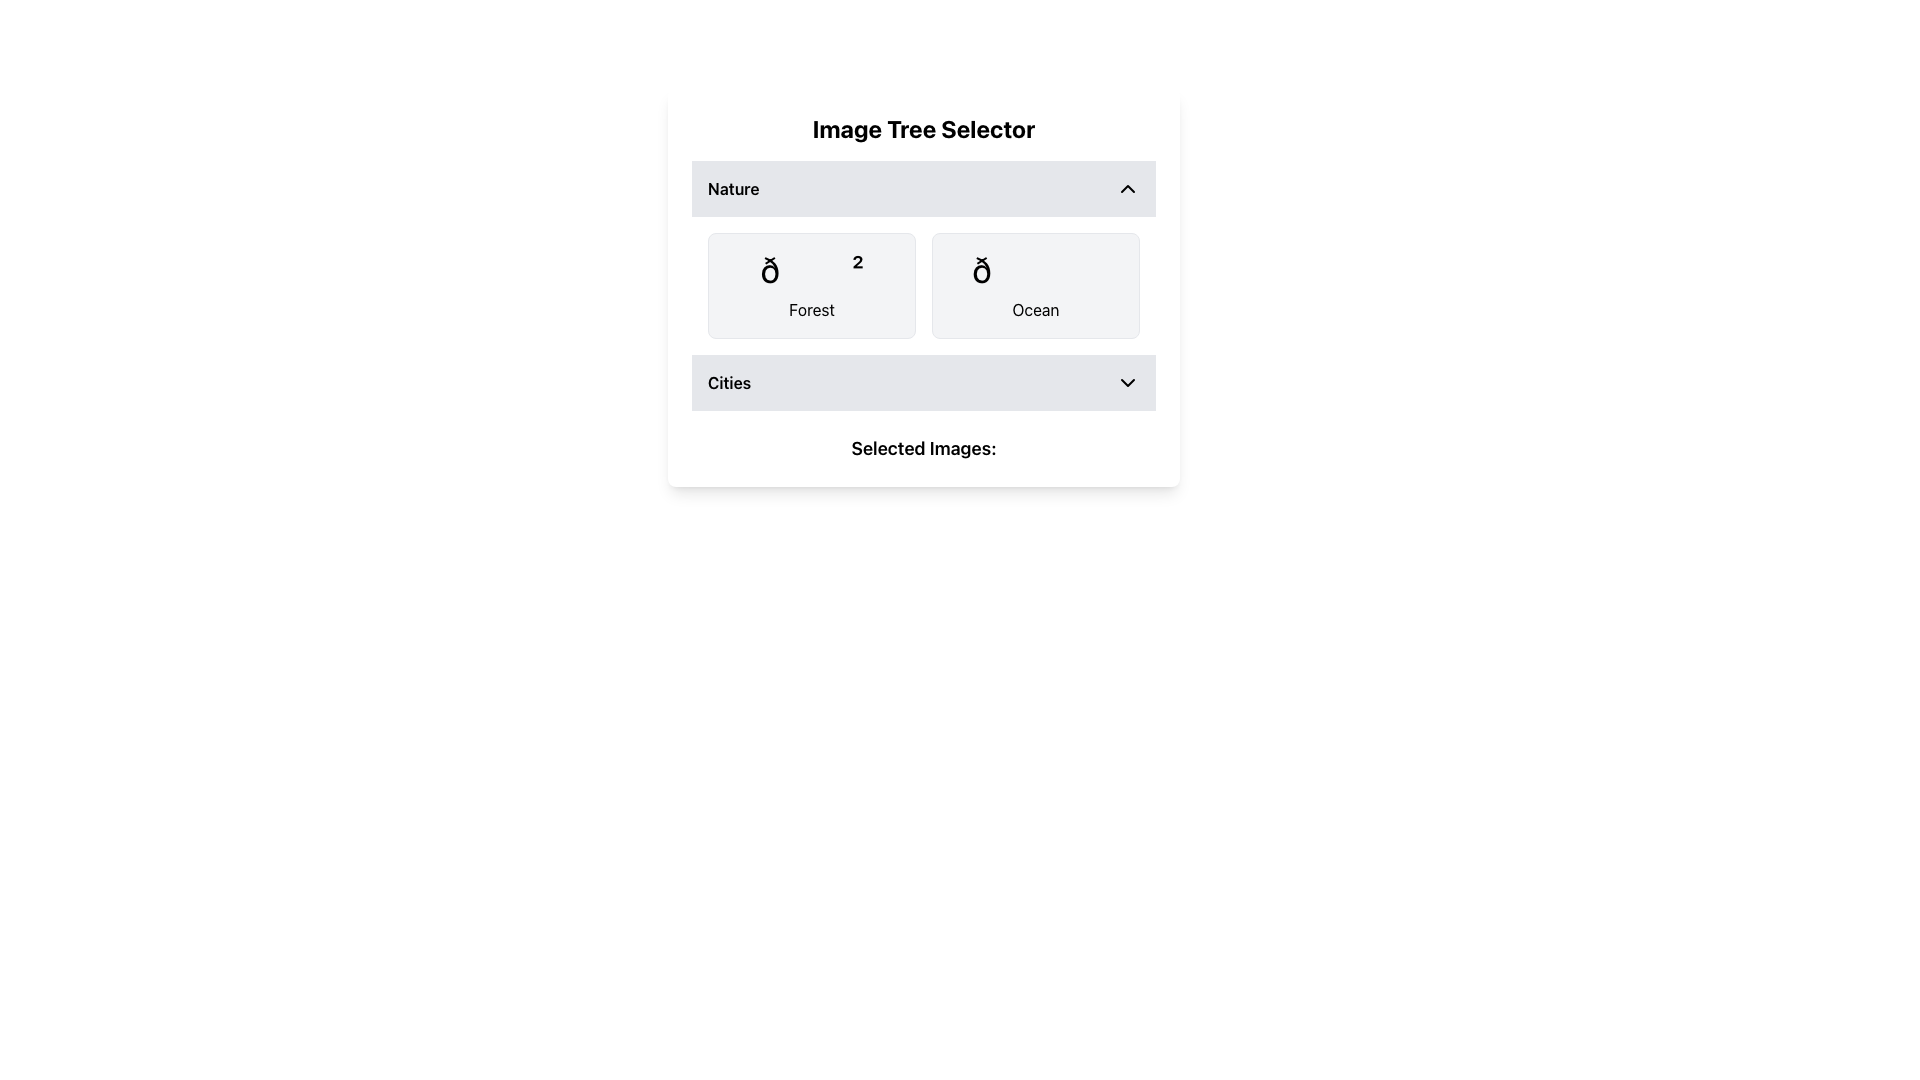 This screenshot has height=1080, width=1920. What do you see at coordinates (1036, 309) in the screenshot?
I see `the text label displaying 'Ocean' in bold black font` at bounding box center [1036, 309].